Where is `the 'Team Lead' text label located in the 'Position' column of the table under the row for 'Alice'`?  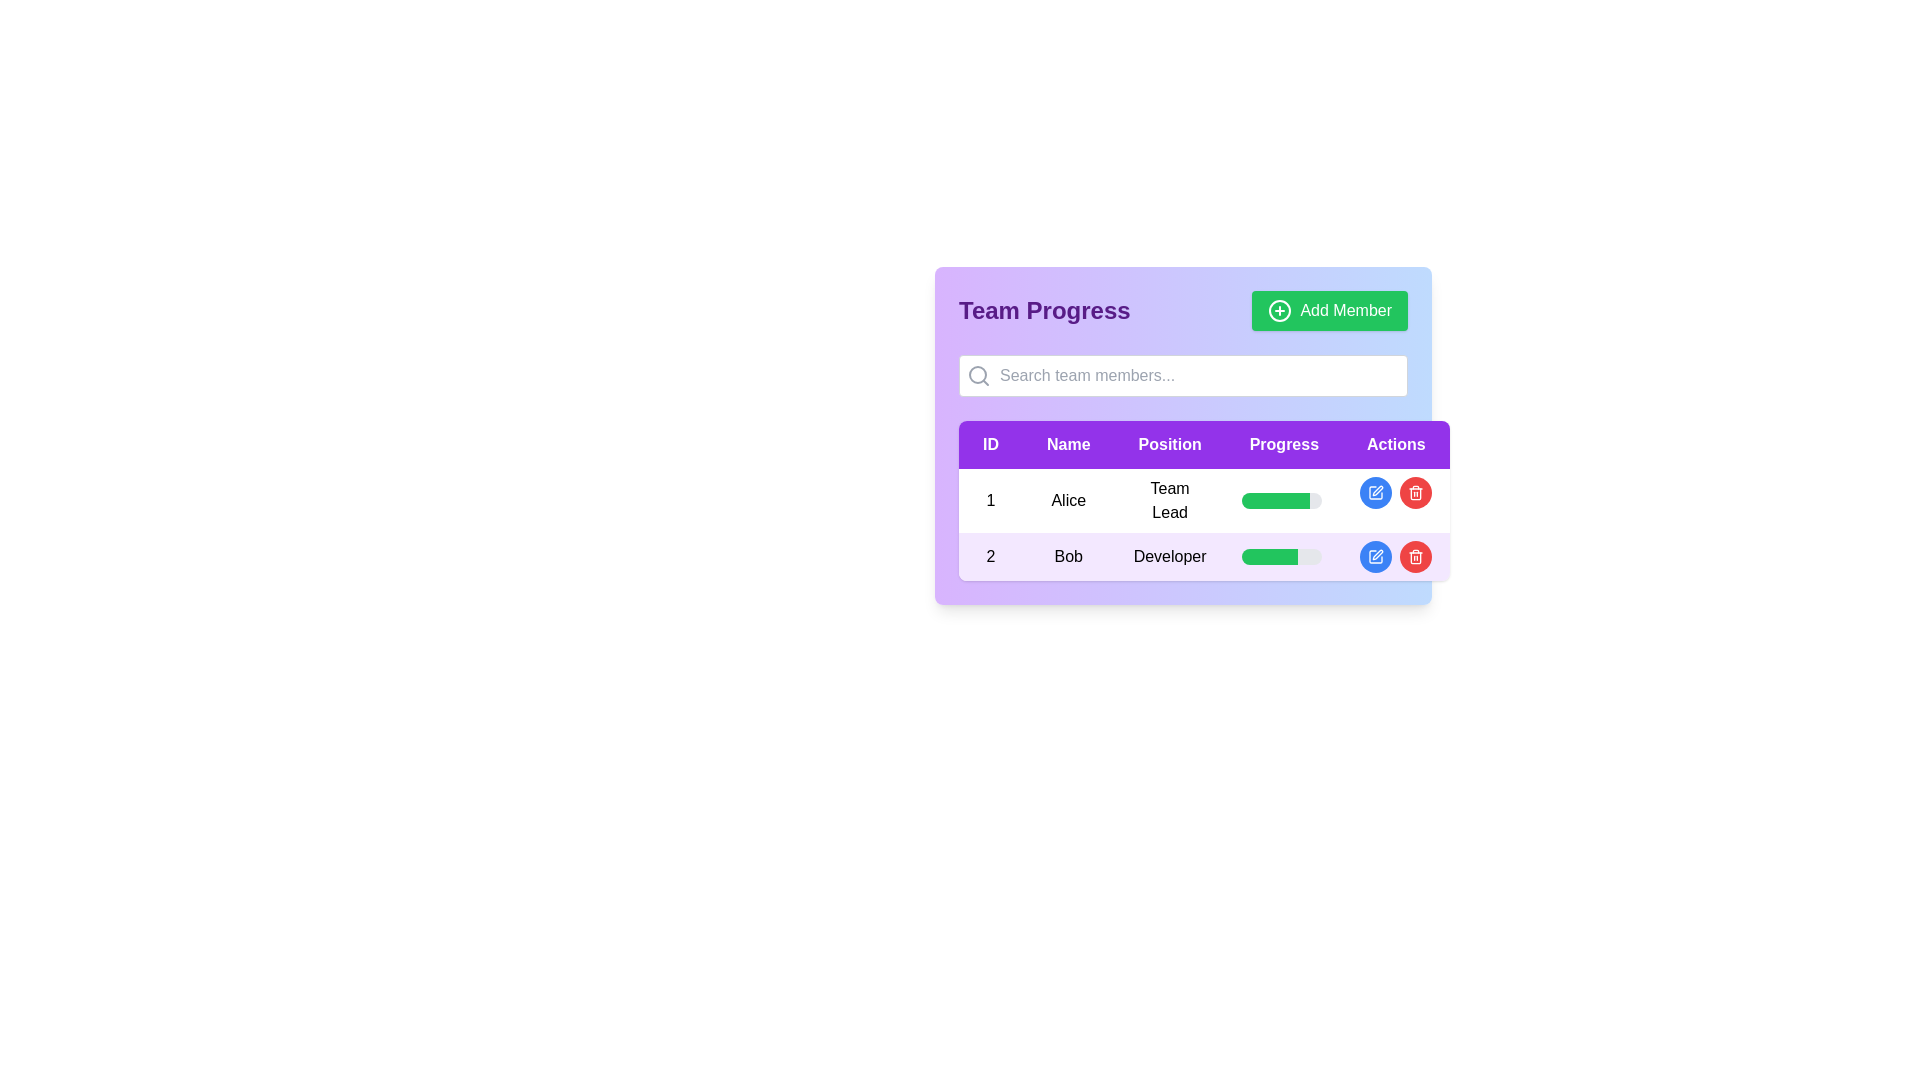
the 'Team Lead' text label located in the 'Position' column of the table under the row for 'Alice' is located at coordinates (1170, 500).